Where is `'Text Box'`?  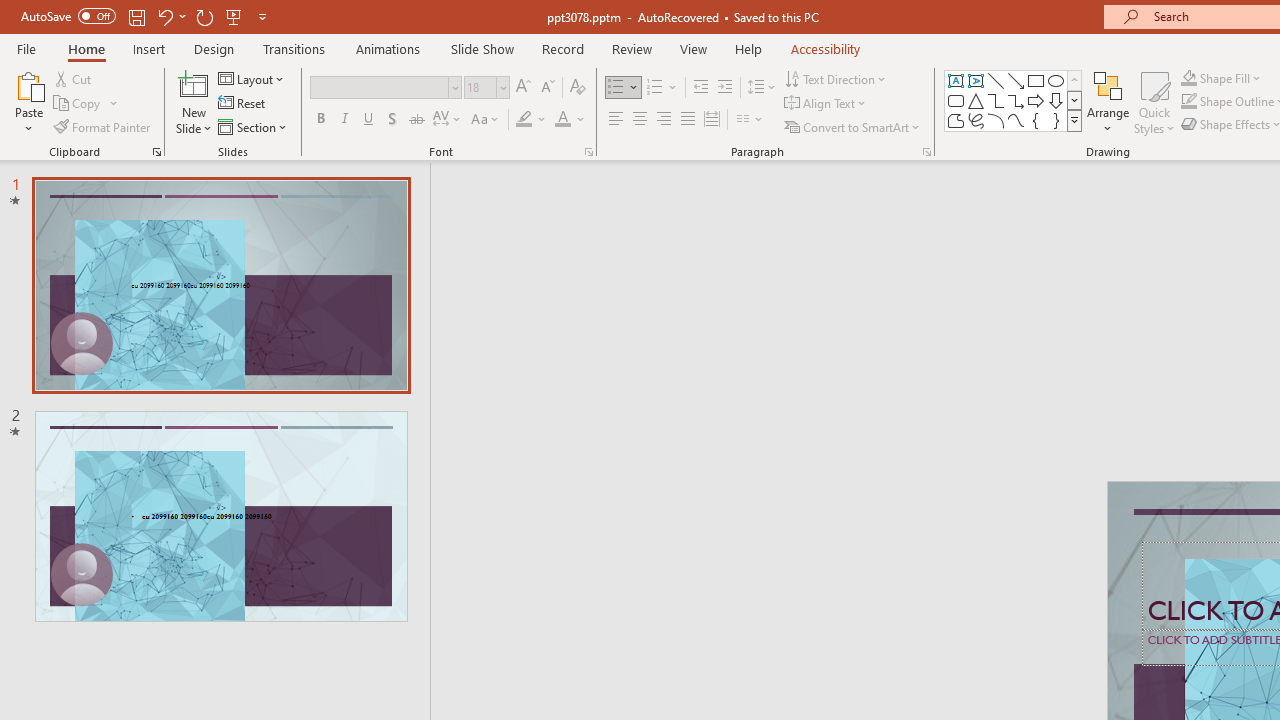
'Text Box' is located at coordinates (955, 80).